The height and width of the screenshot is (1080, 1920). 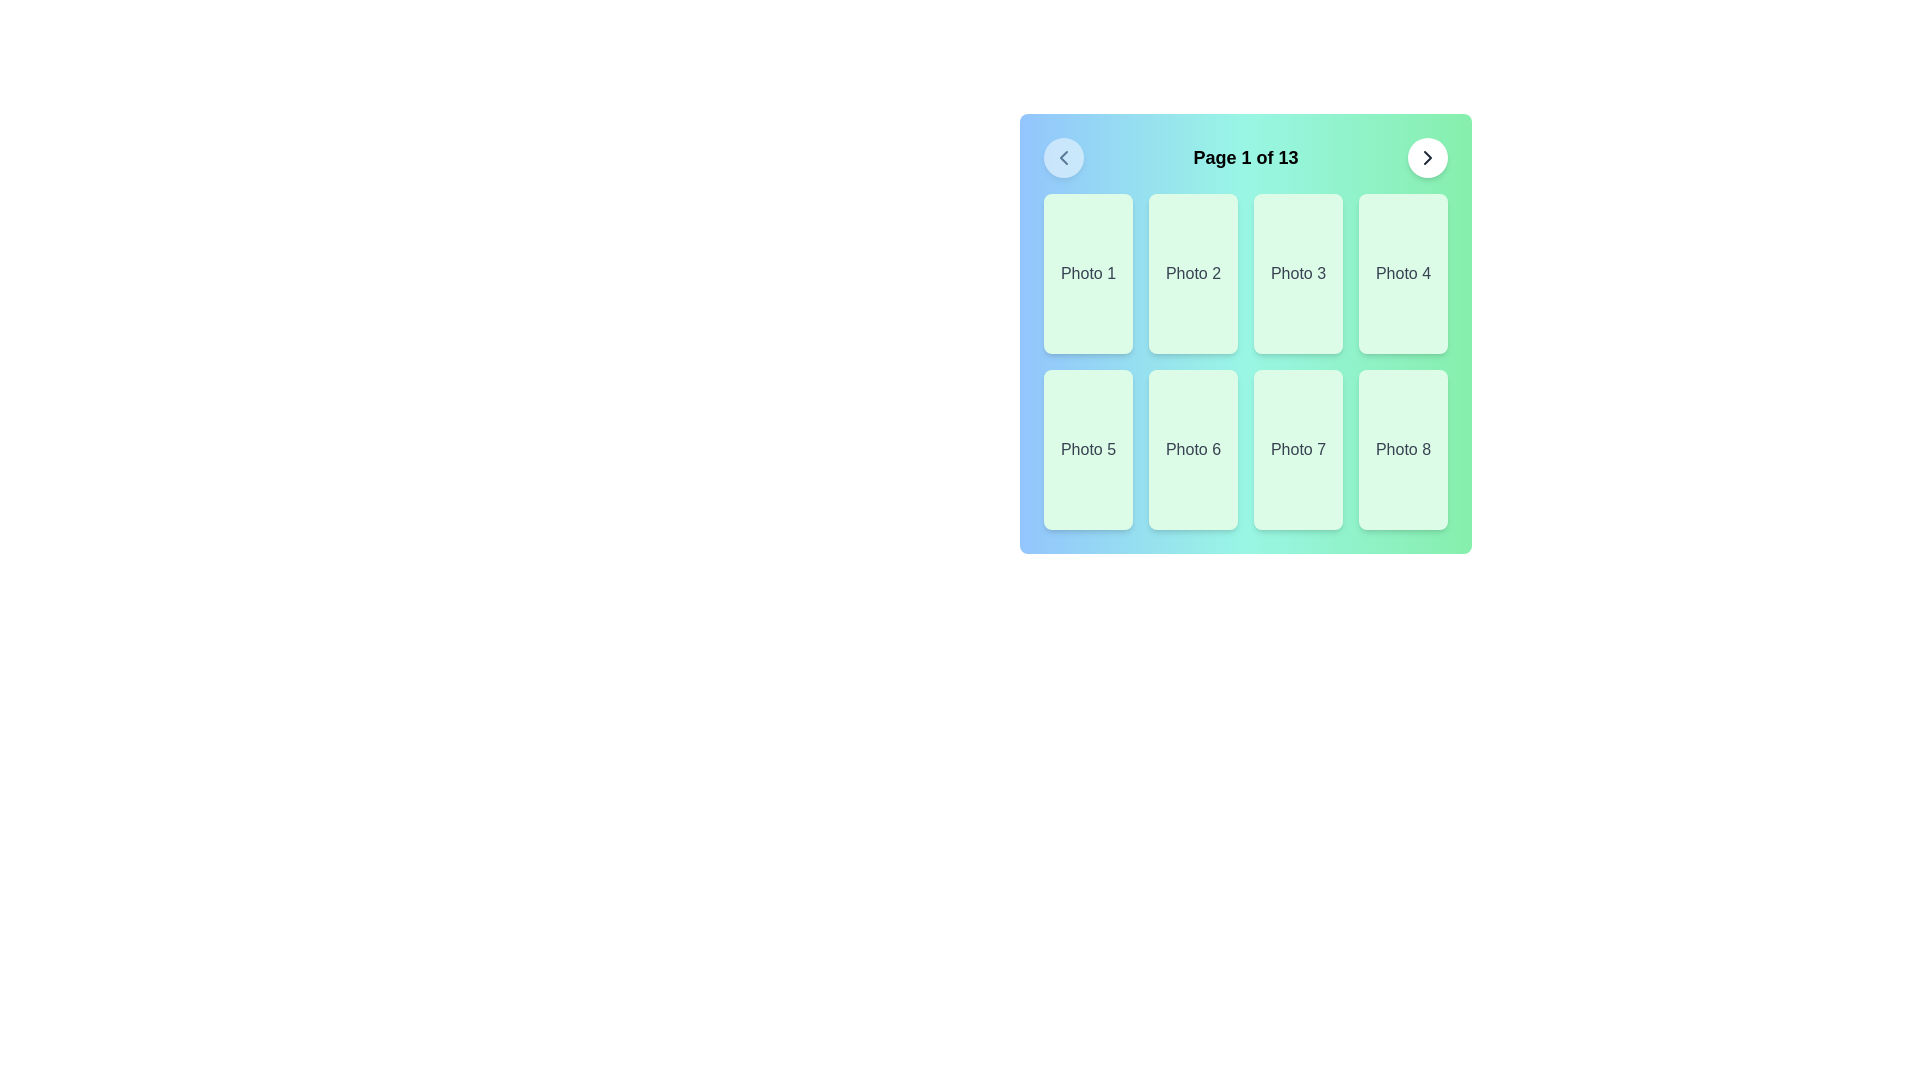 What do you see at coordinates (1063, 157) in the screenshot?
I see `the chevron pointing left icon` at bounding box center [1063, 157].